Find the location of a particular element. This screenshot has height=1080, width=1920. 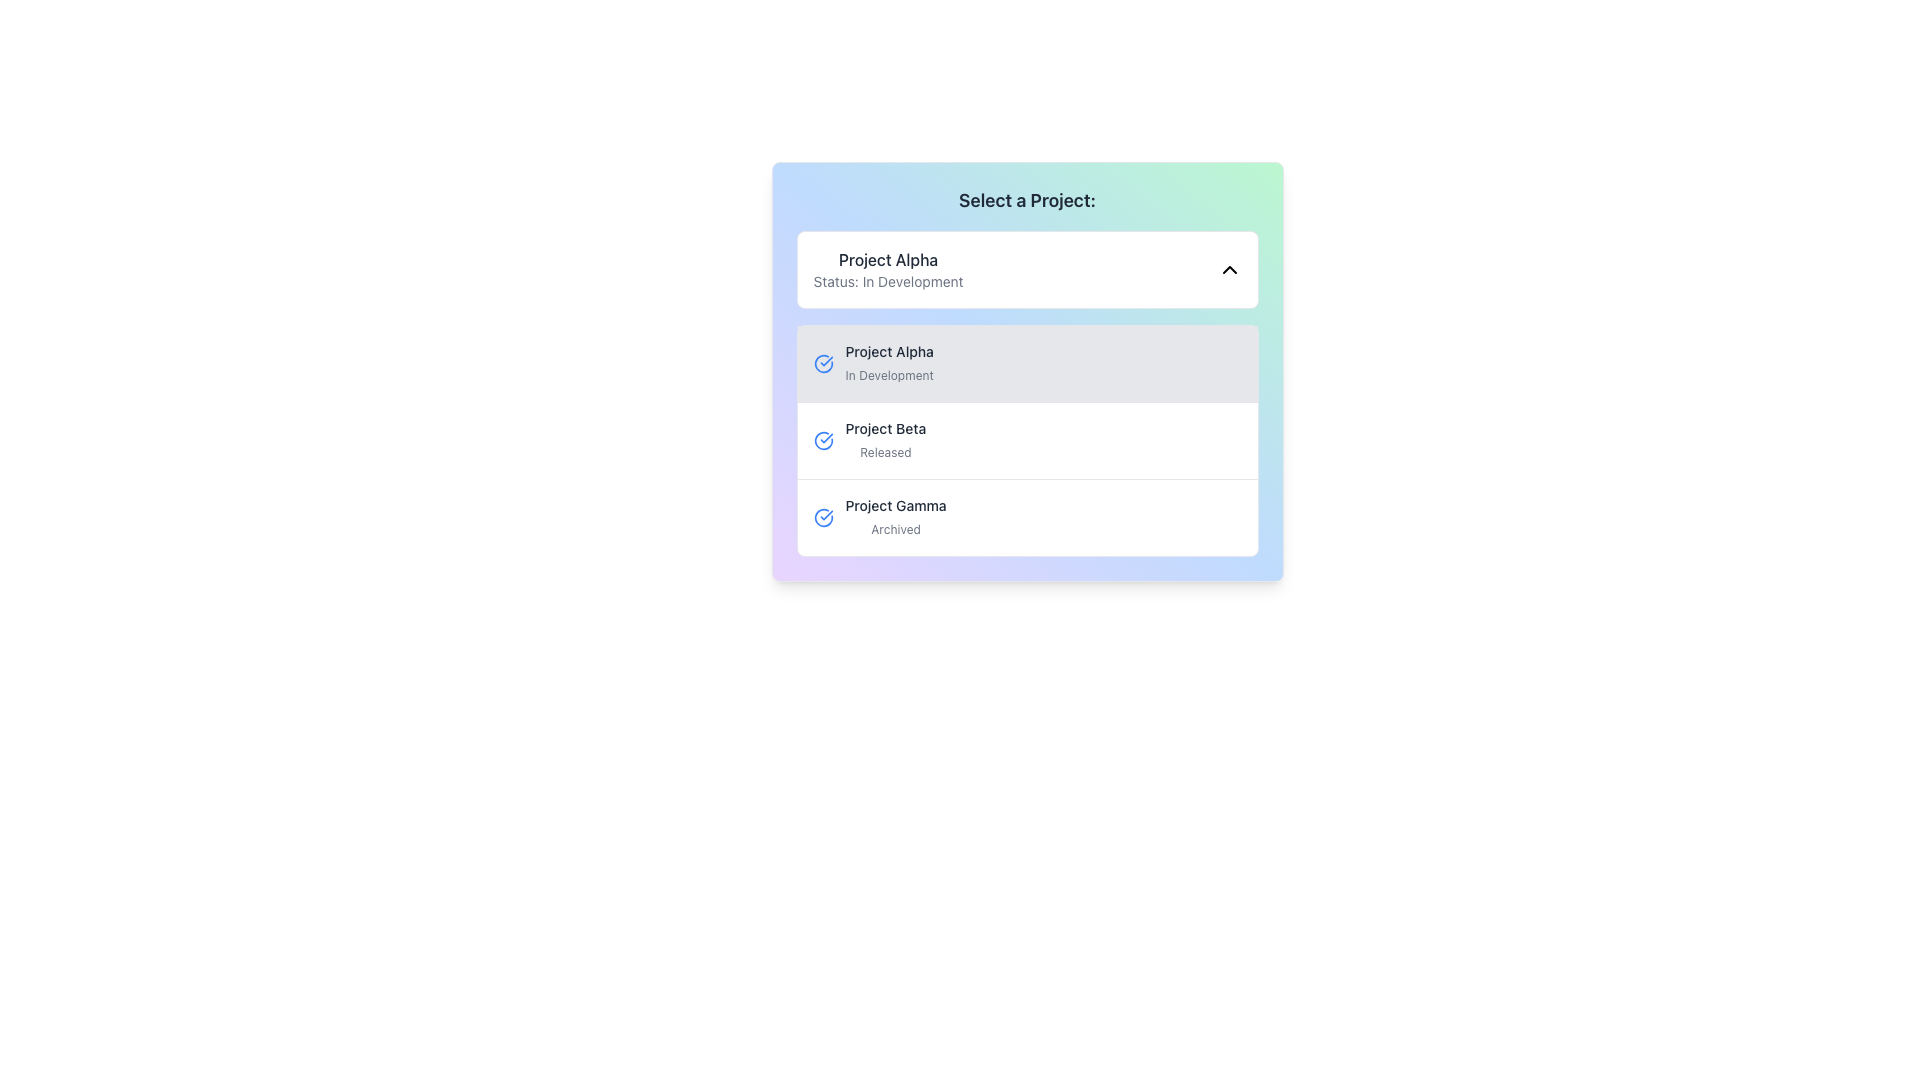

the icon representing the checked or active state for 'Project Alpha' located at the leftmost position of the row labeled 'Project Alpha' and 'In Development' is located at coordinates (823, 363).